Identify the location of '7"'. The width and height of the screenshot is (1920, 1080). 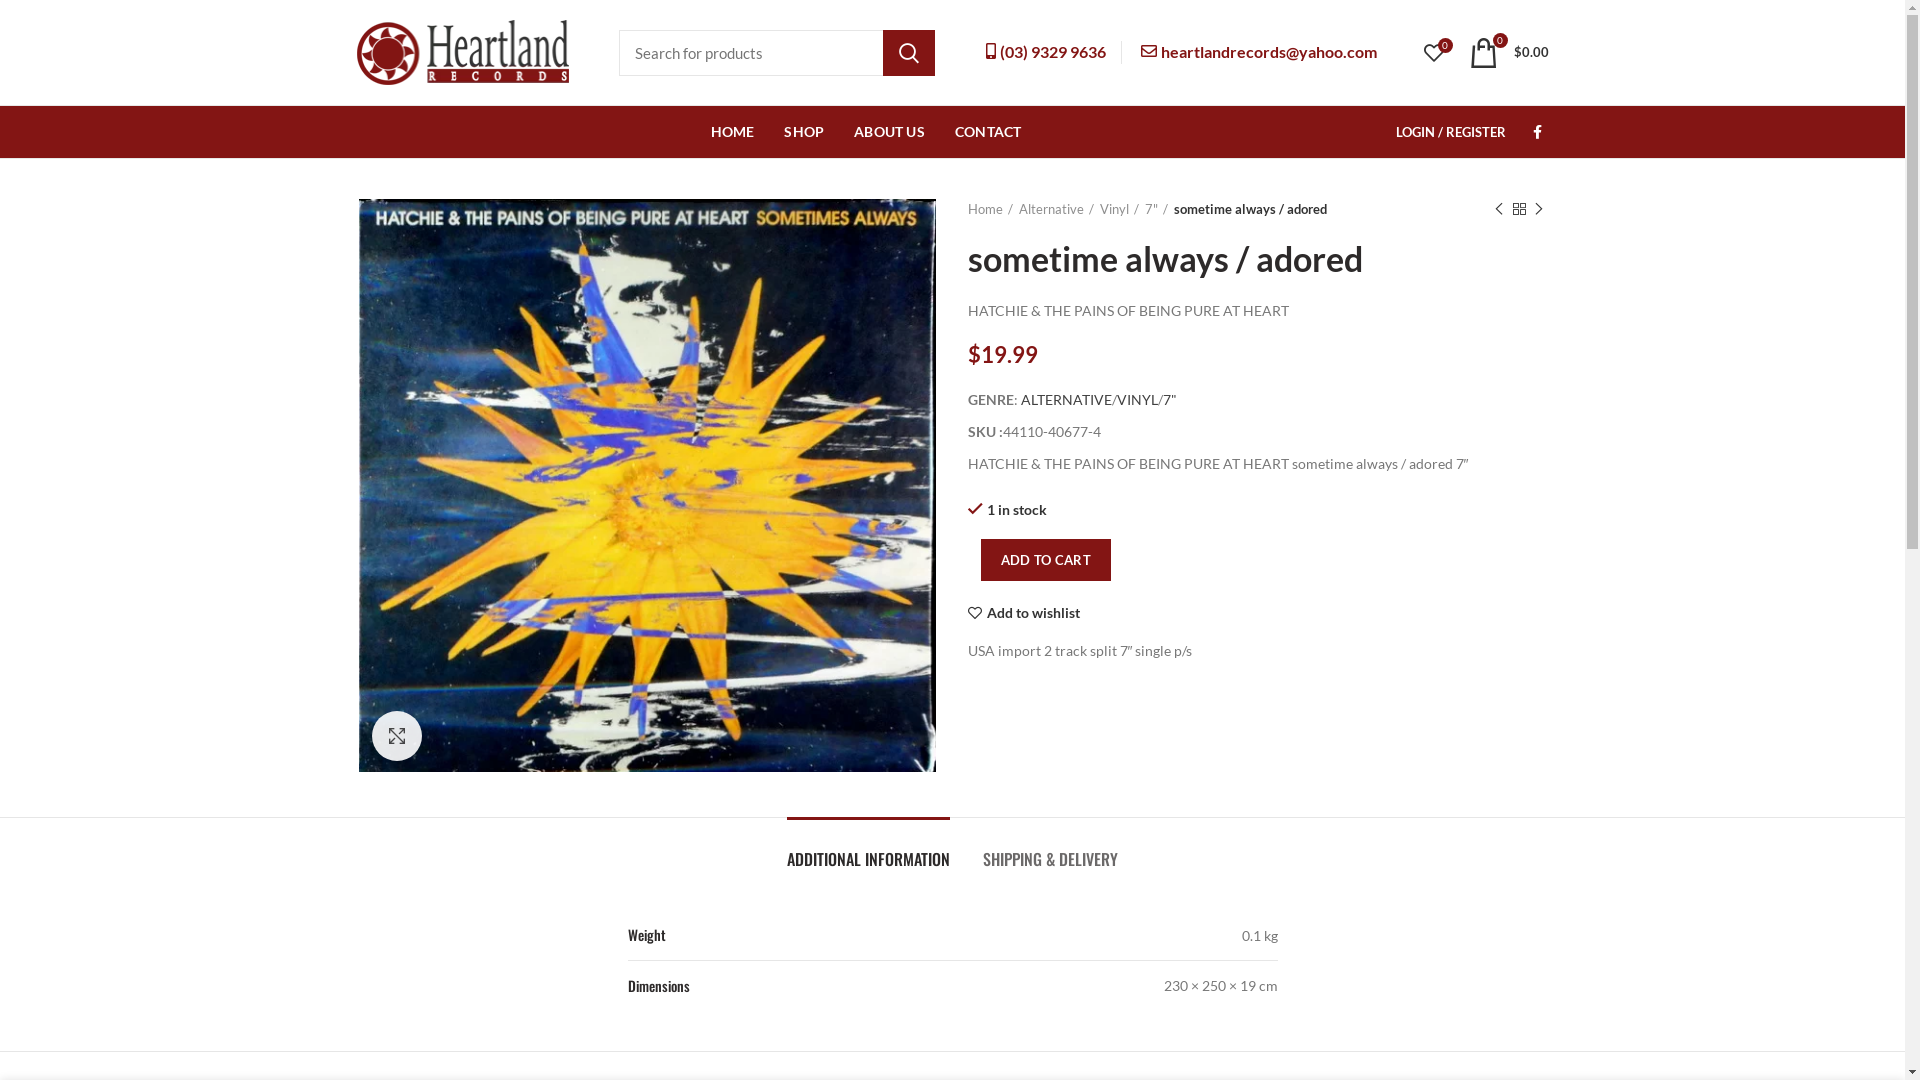
(1155, 208).